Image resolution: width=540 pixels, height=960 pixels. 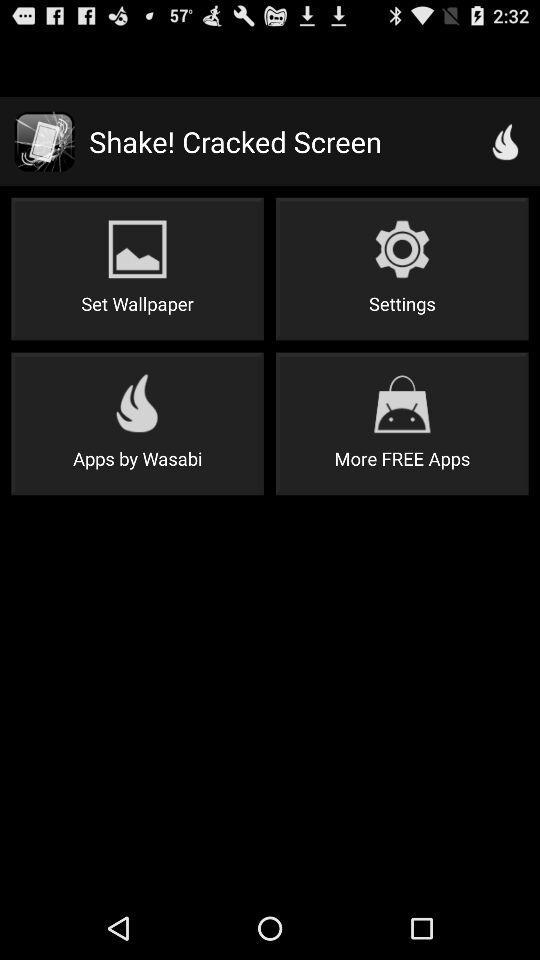 What do you see at coordinates (402, 423) in the screenshot?
I see `more free apps on the right` at bounding box center [402, 423].